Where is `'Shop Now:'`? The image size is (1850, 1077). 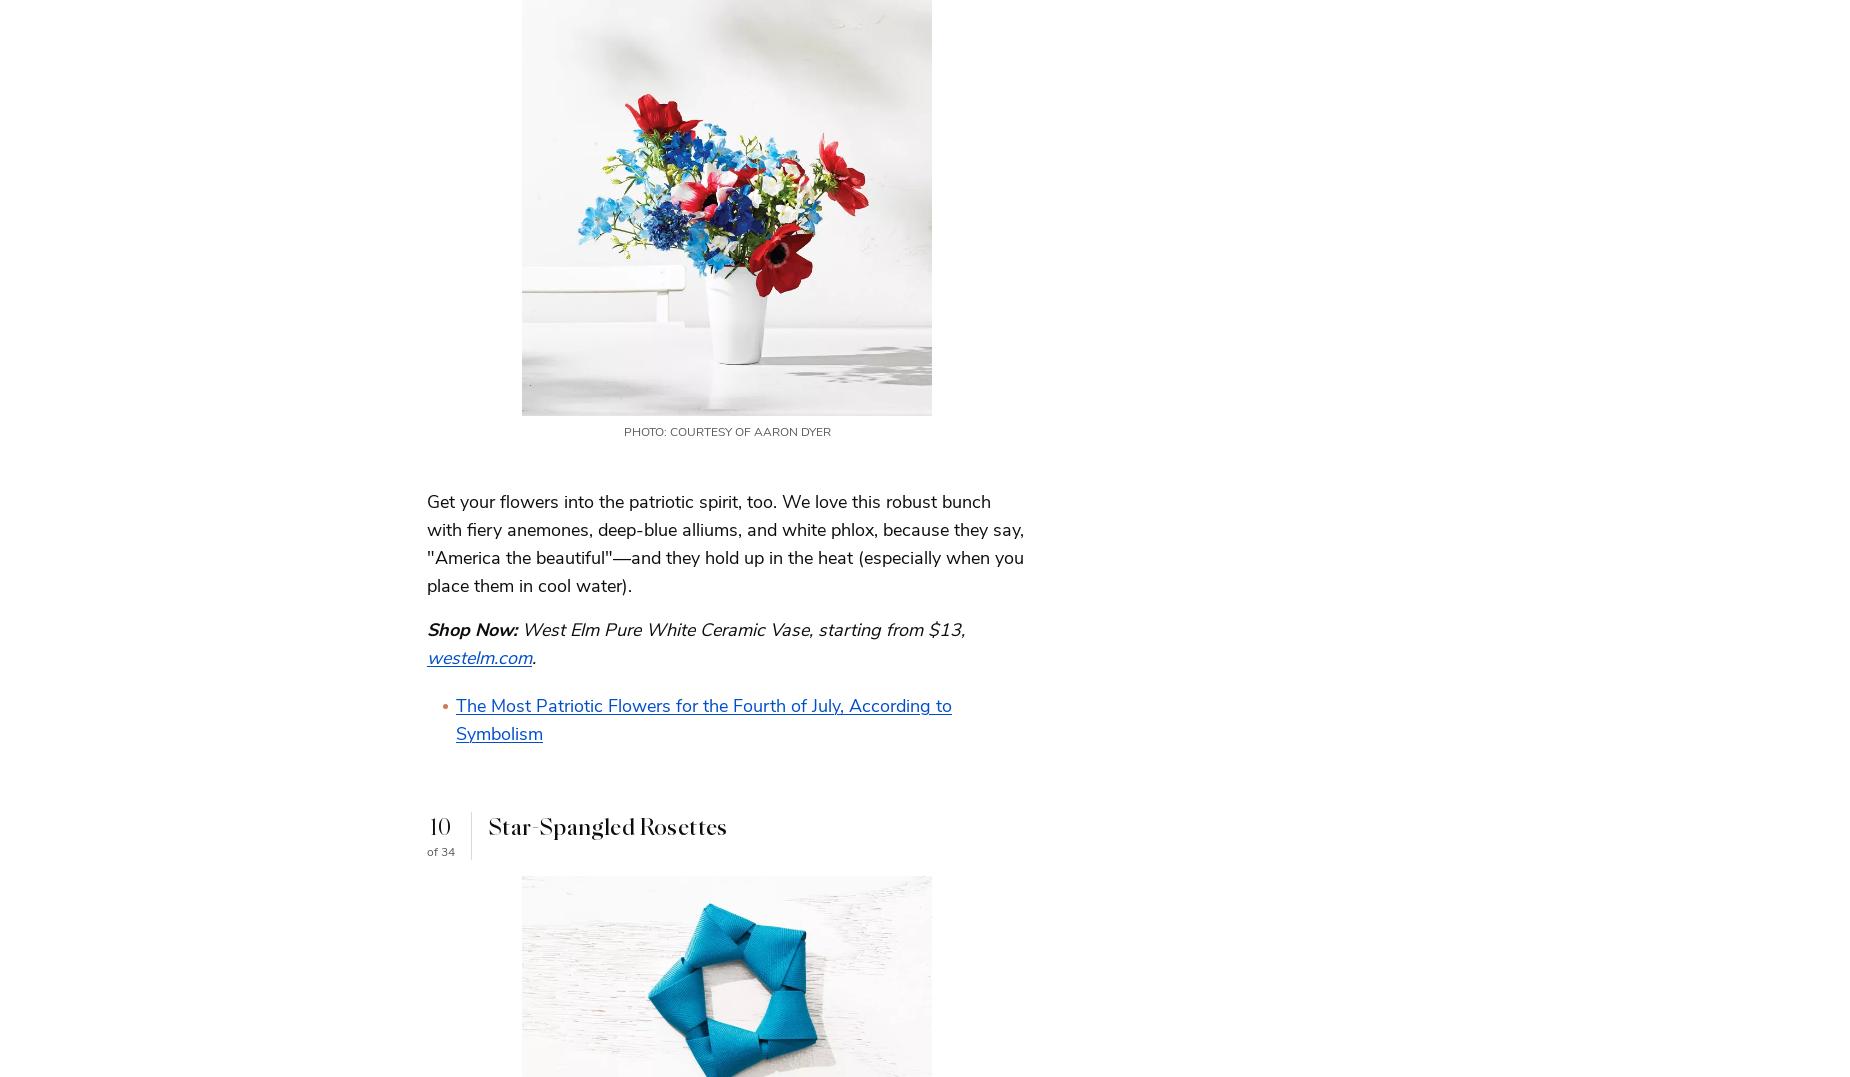
'Shop Now:' is located at coordinates (425, 628).